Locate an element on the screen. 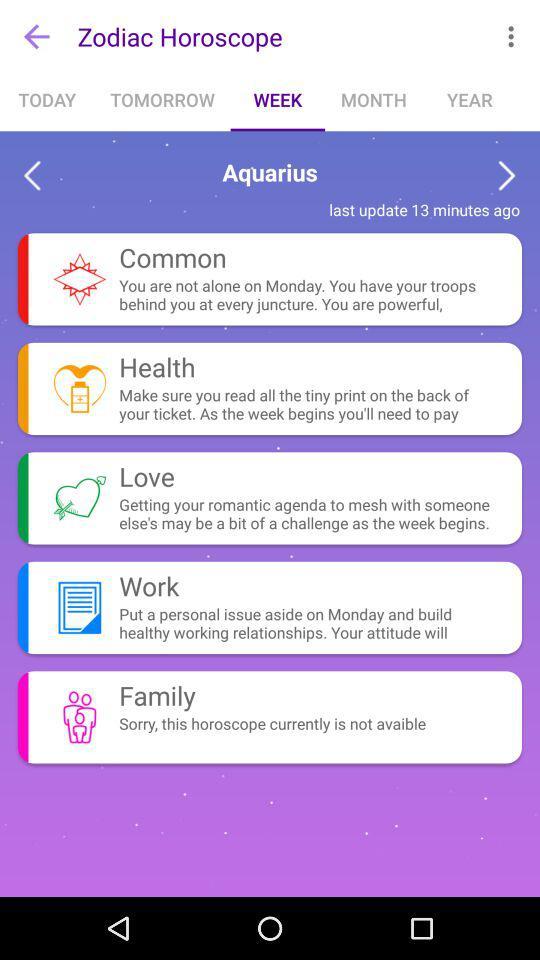 The width and height of the screenshot is (540, 960). go back is located at coordinates (31, 175).